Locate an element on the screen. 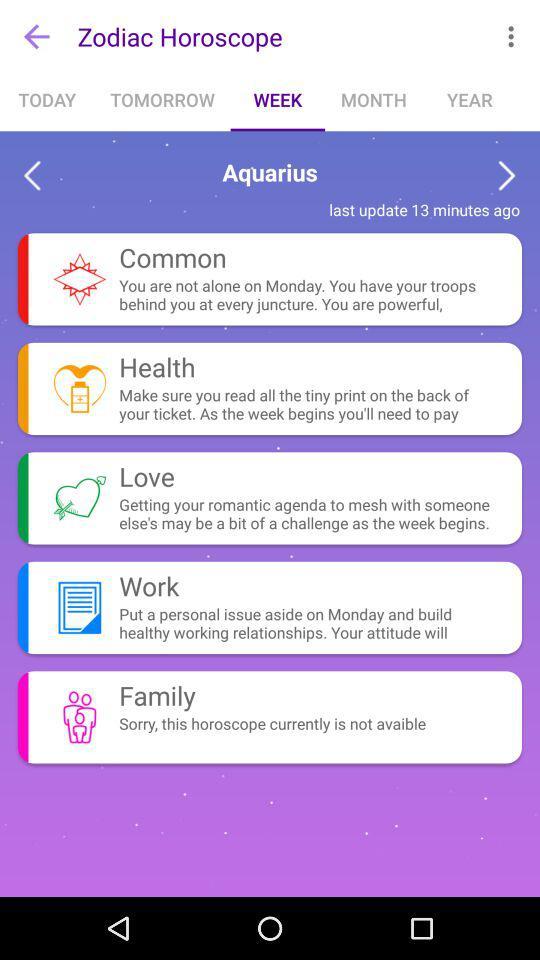 The width and height of the screenshot is (540, 960). go back is located at coordinates (31, 175).